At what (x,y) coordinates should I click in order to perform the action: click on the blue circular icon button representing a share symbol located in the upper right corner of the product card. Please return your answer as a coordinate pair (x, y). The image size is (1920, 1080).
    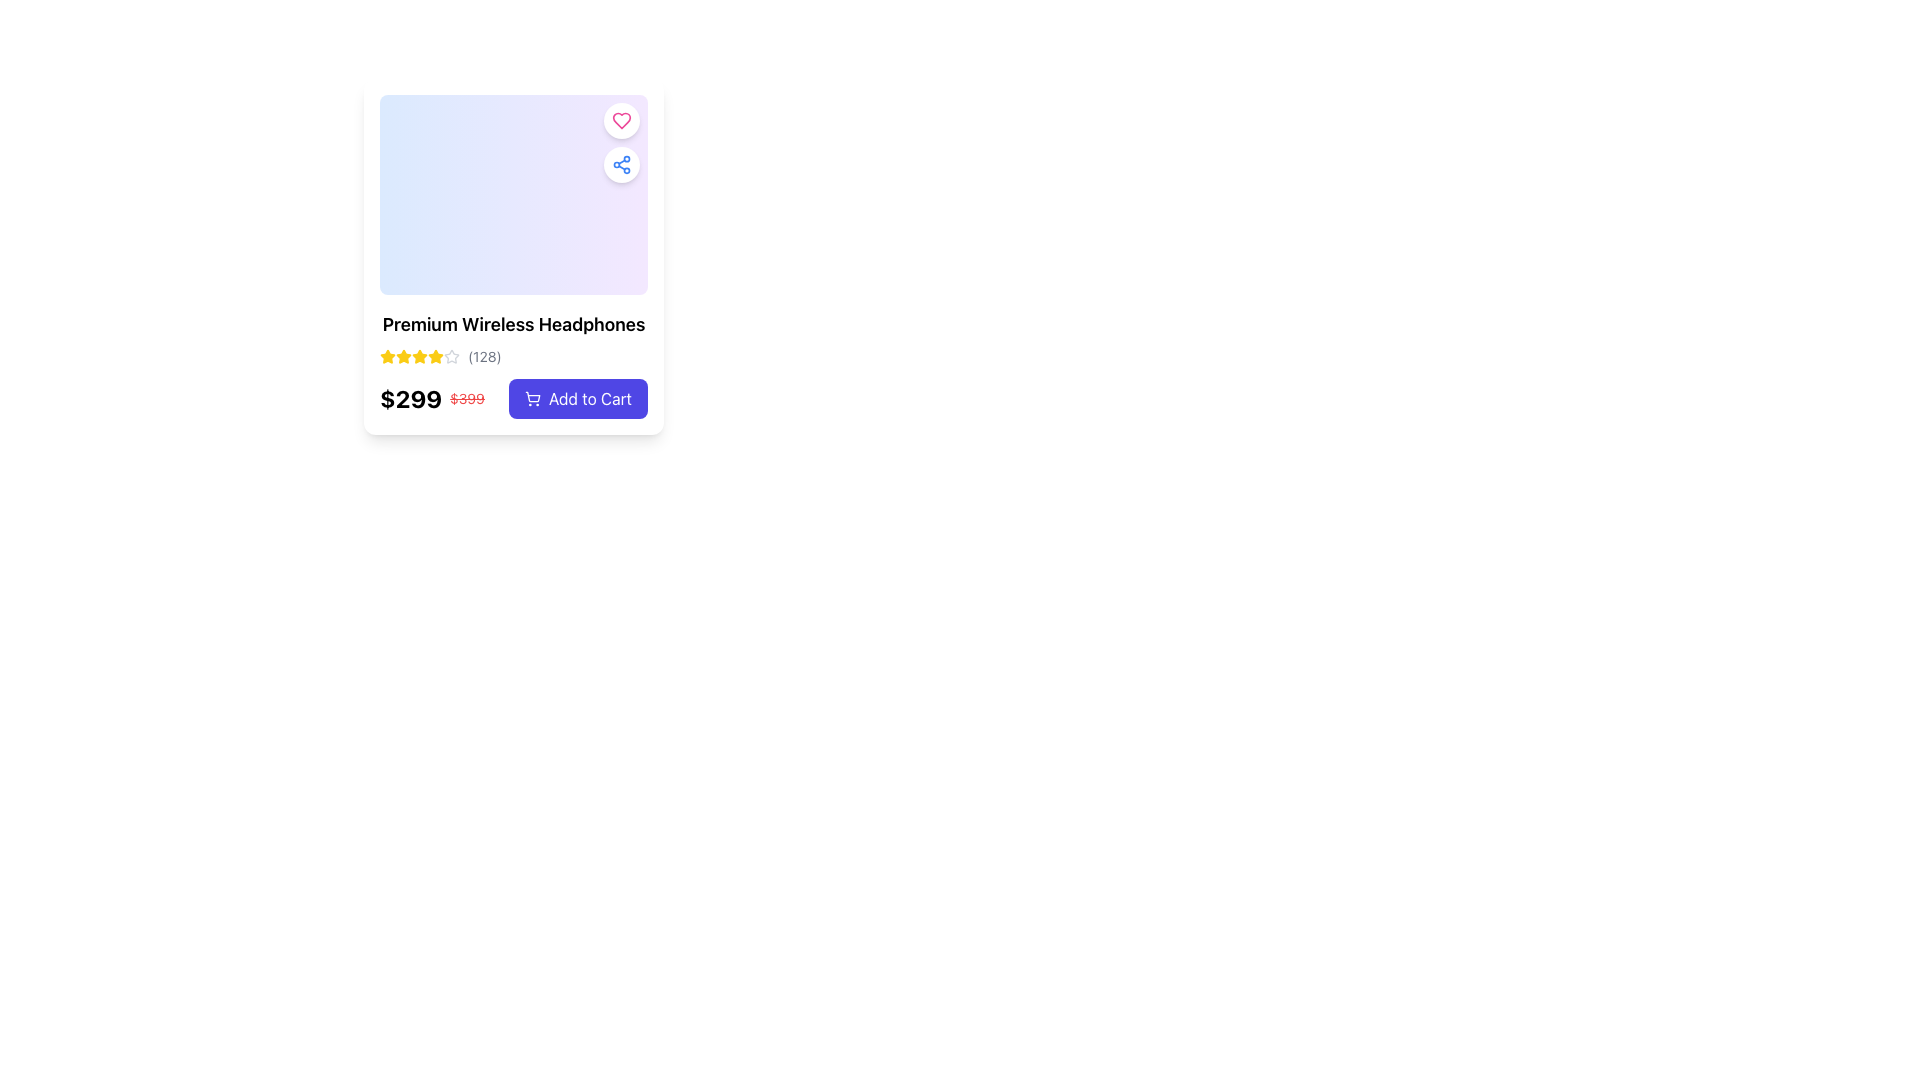
    Looking at the image, I should click on (621, 164).